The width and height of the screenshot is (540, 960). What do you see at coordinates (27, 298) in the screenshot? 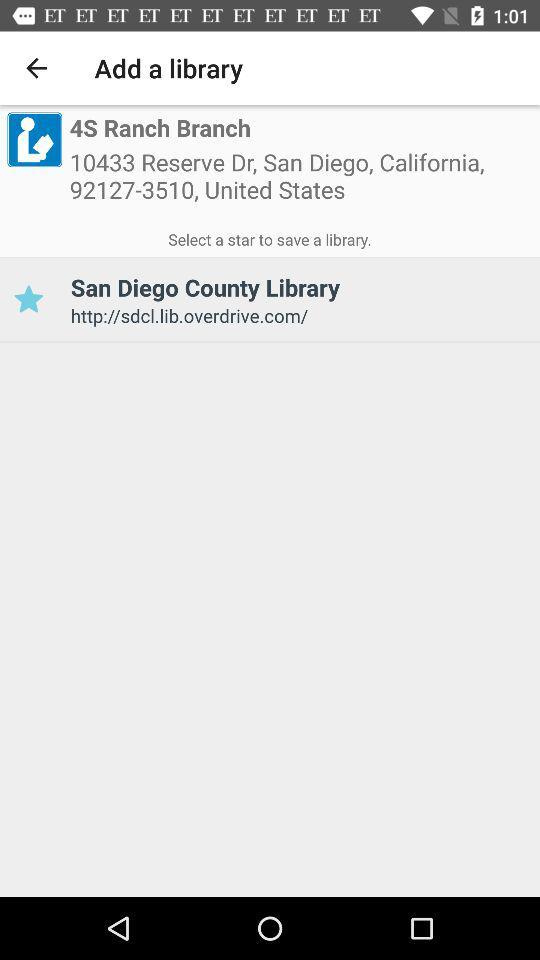
I see `item below select a star` at bounding box center [27, 298].